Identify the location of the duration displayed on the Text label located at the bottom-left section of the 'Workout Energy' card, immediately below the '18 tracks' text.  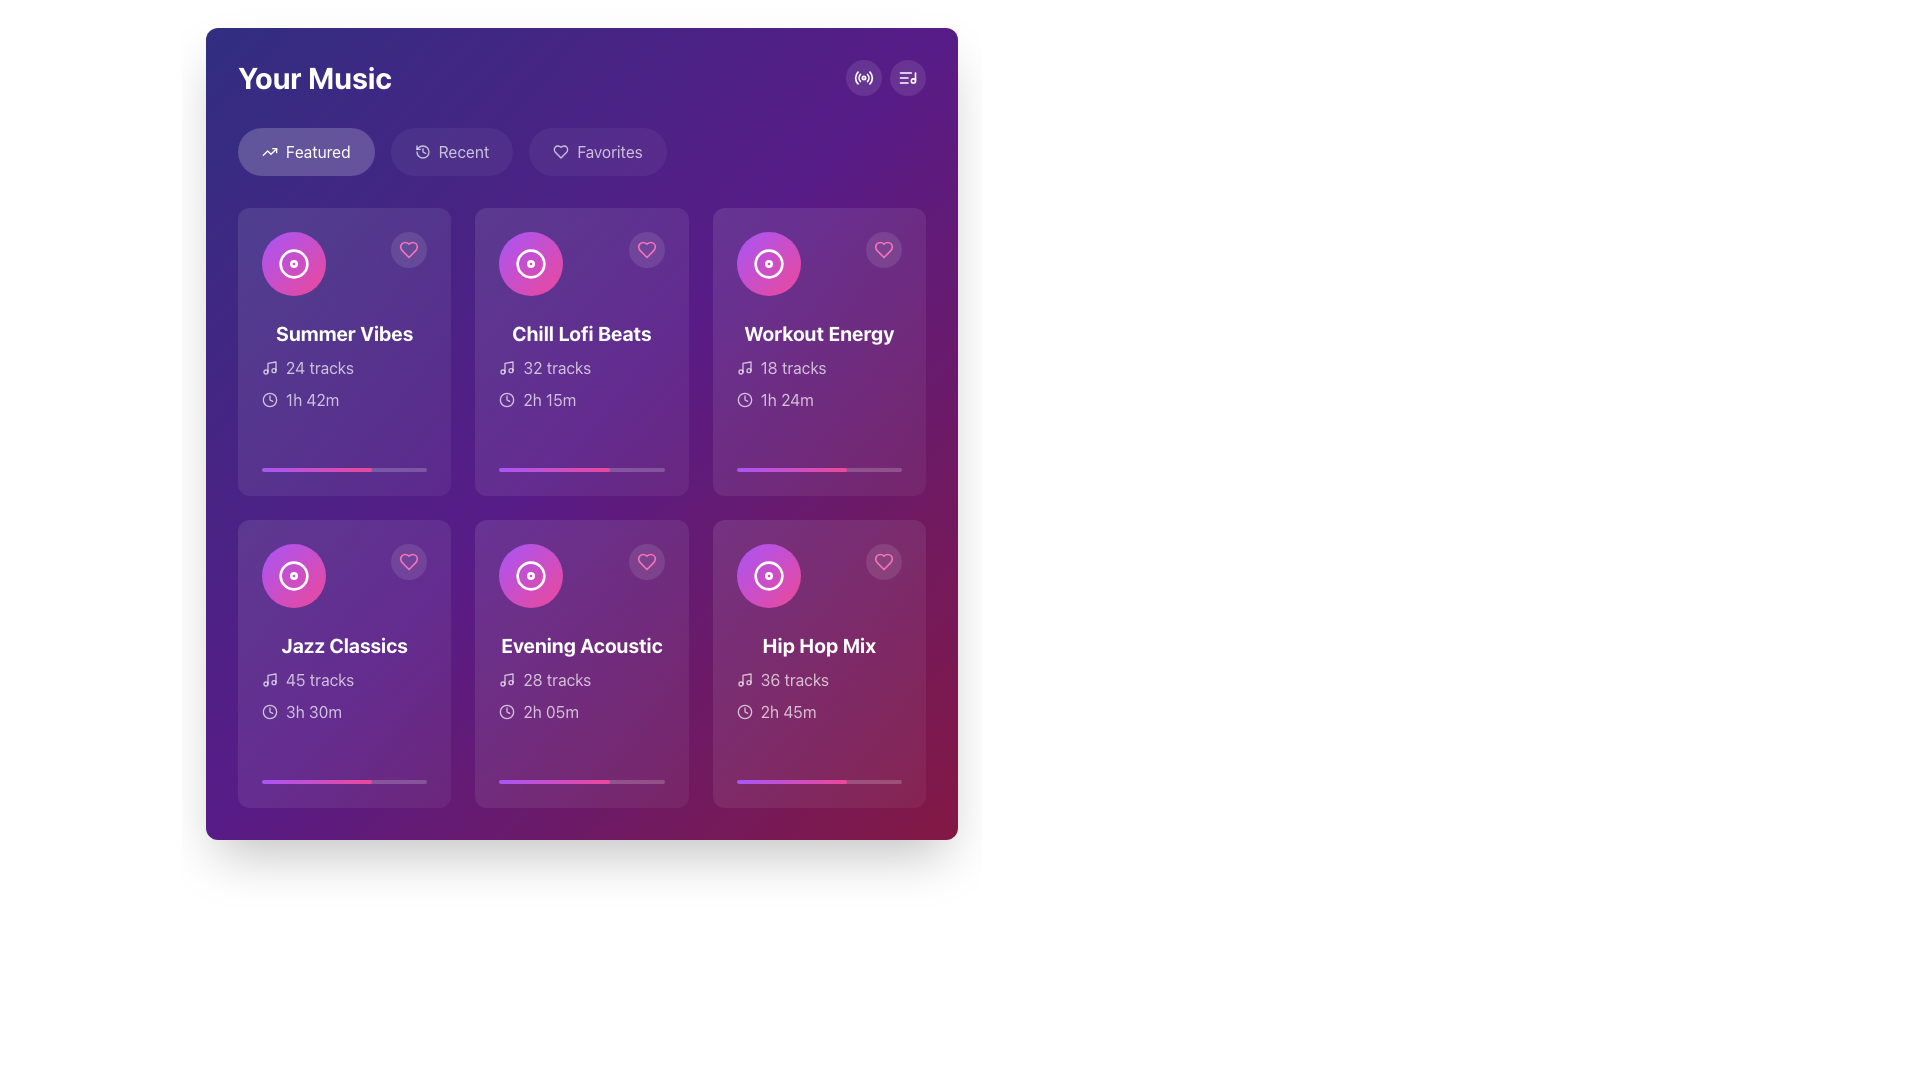
(819, 400).